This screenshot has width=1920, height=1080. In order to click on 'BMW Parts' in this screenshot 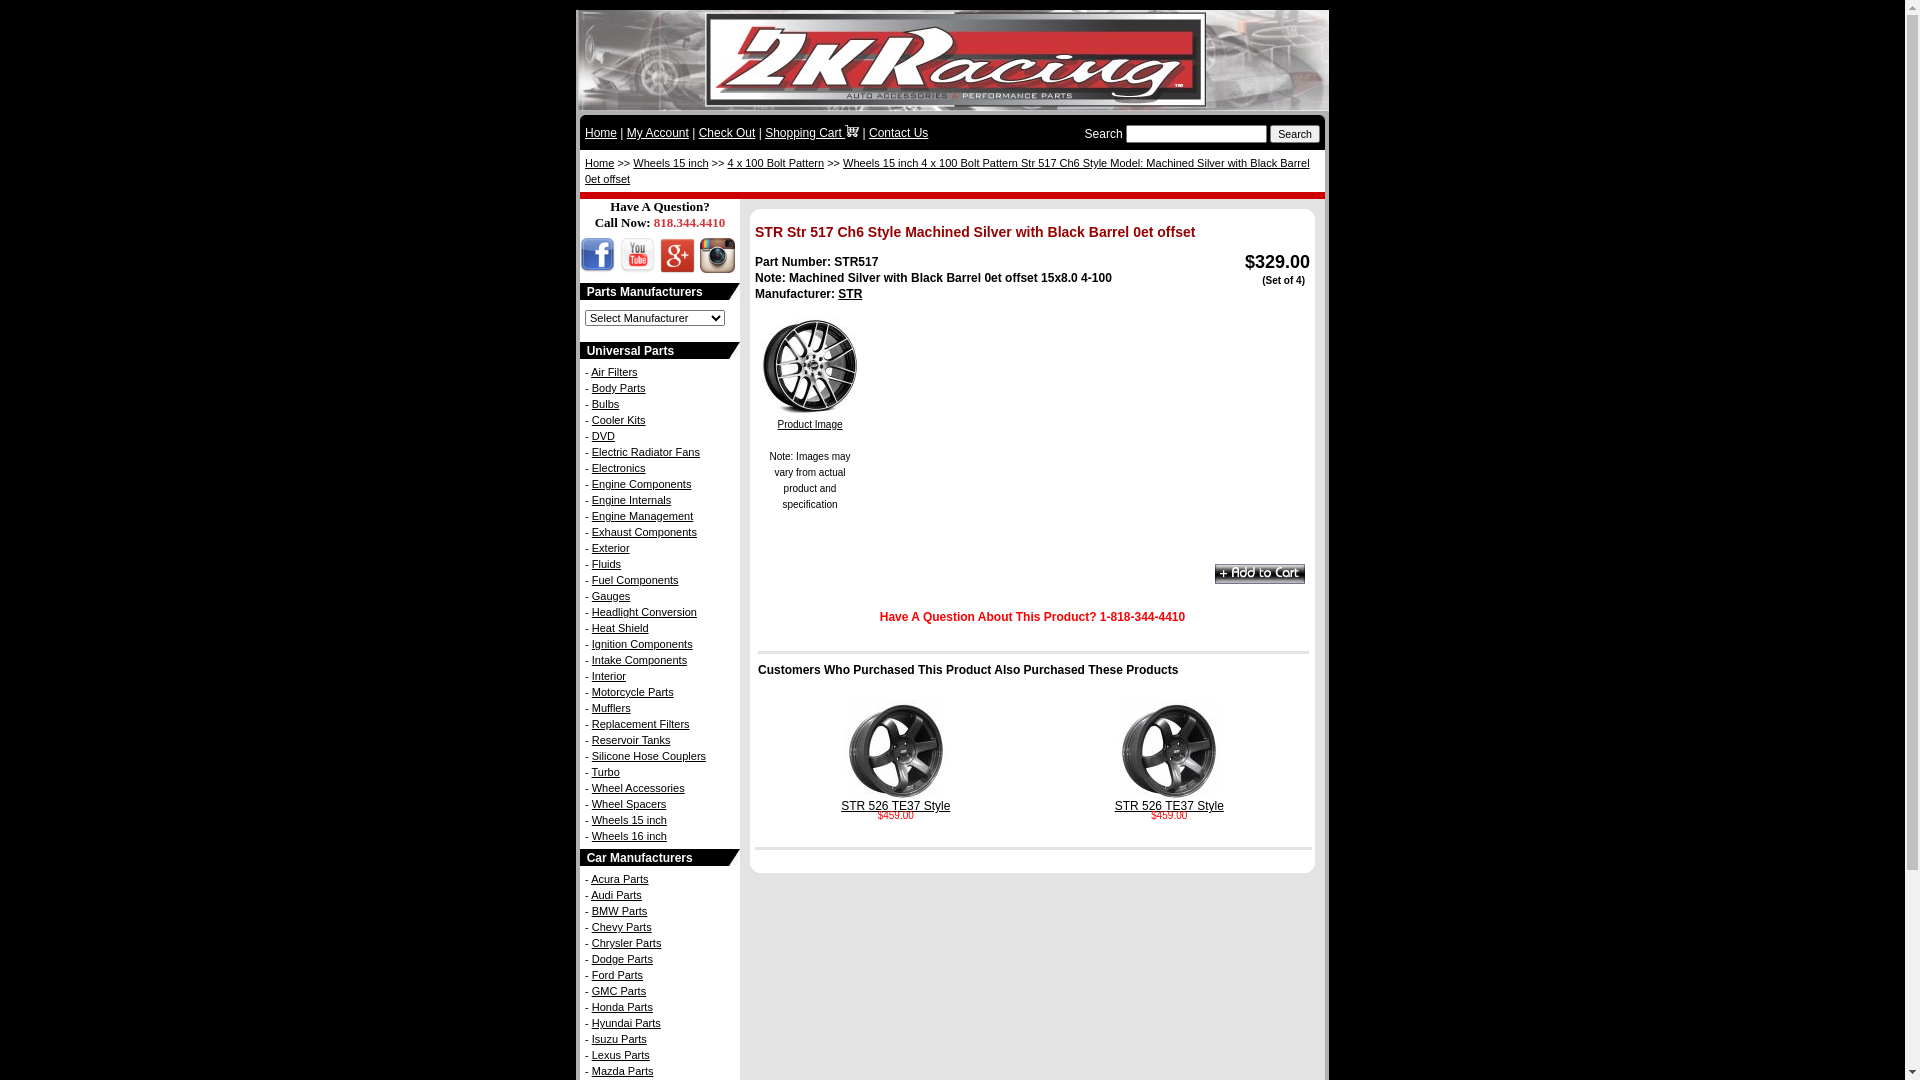, I will do `click(618, 910)`.